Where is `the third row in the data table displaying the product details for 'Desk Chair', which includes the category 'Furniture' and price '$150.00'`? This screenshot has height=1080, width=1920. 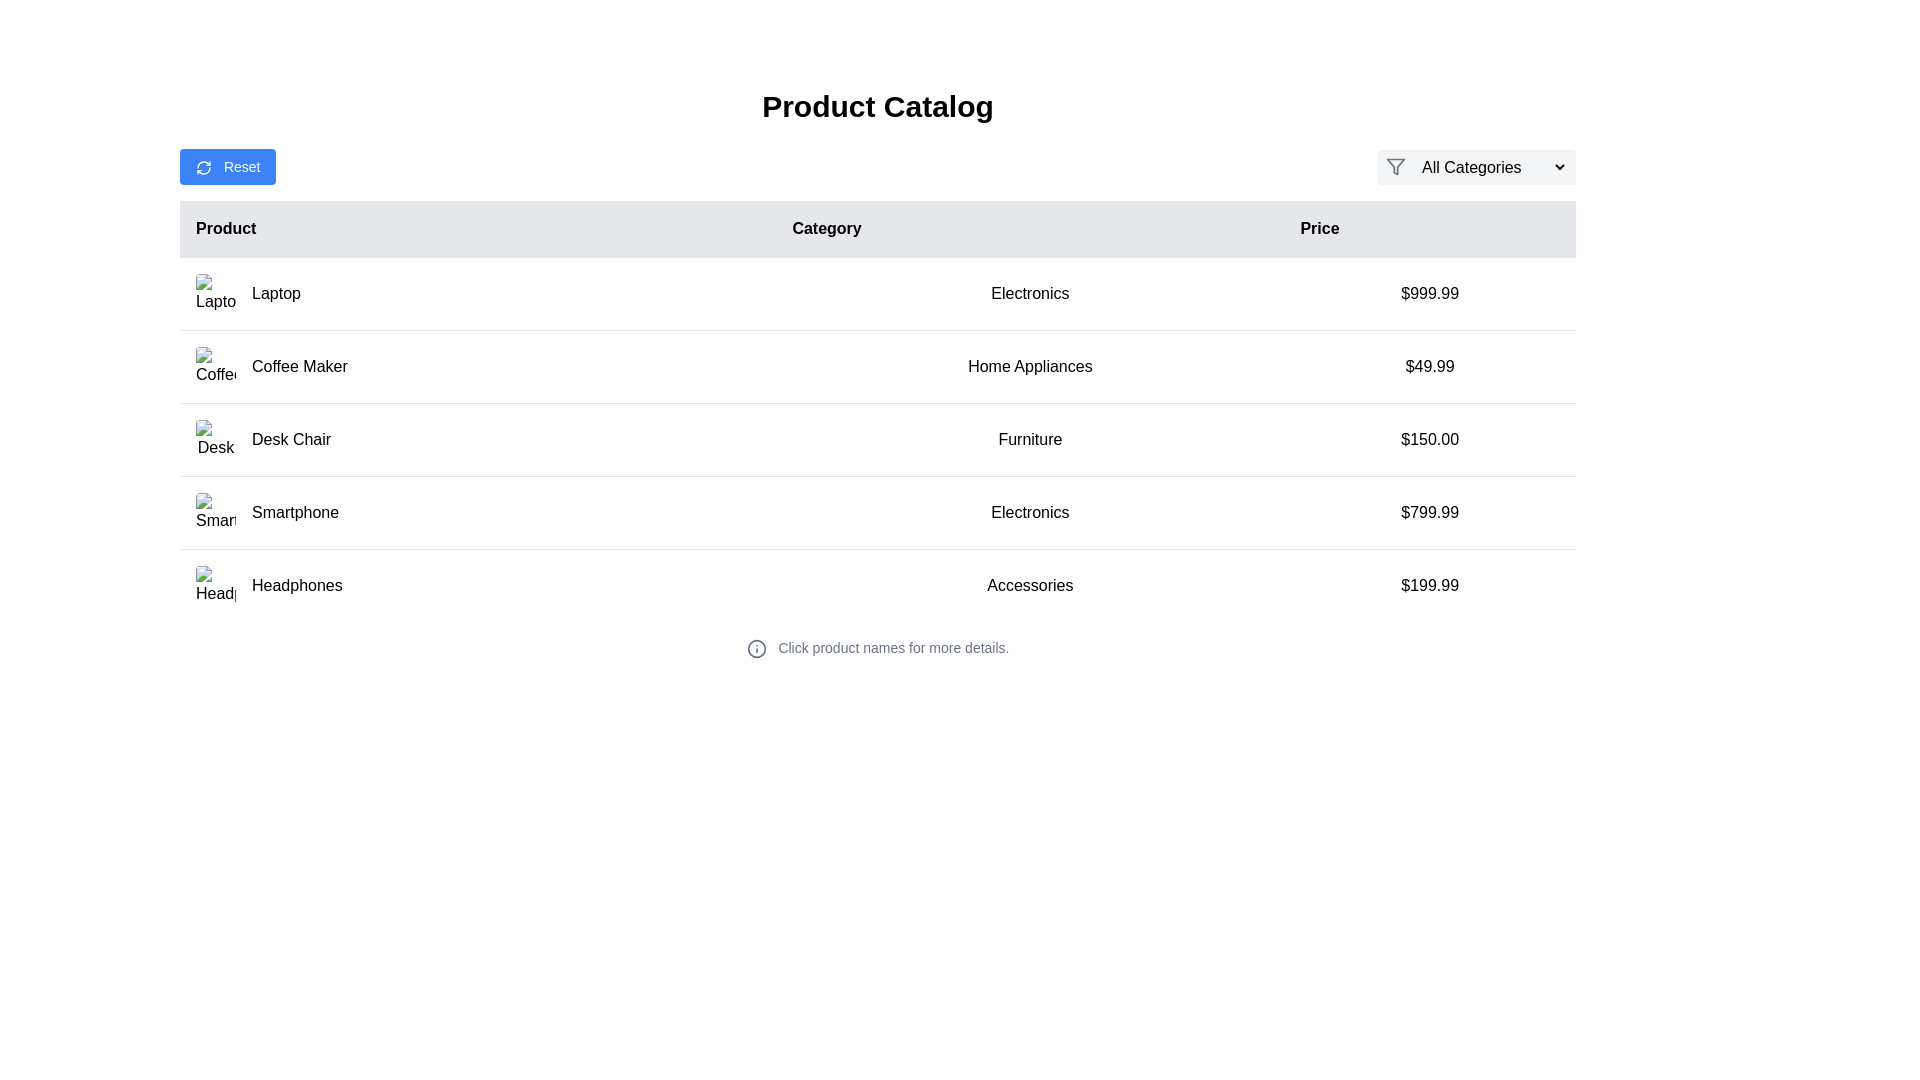 the third row in the data table displaying the product details for 'Desk Chair', which includes the category 'Furniture' and price '$150.00' is located at coordinates (878, 438).